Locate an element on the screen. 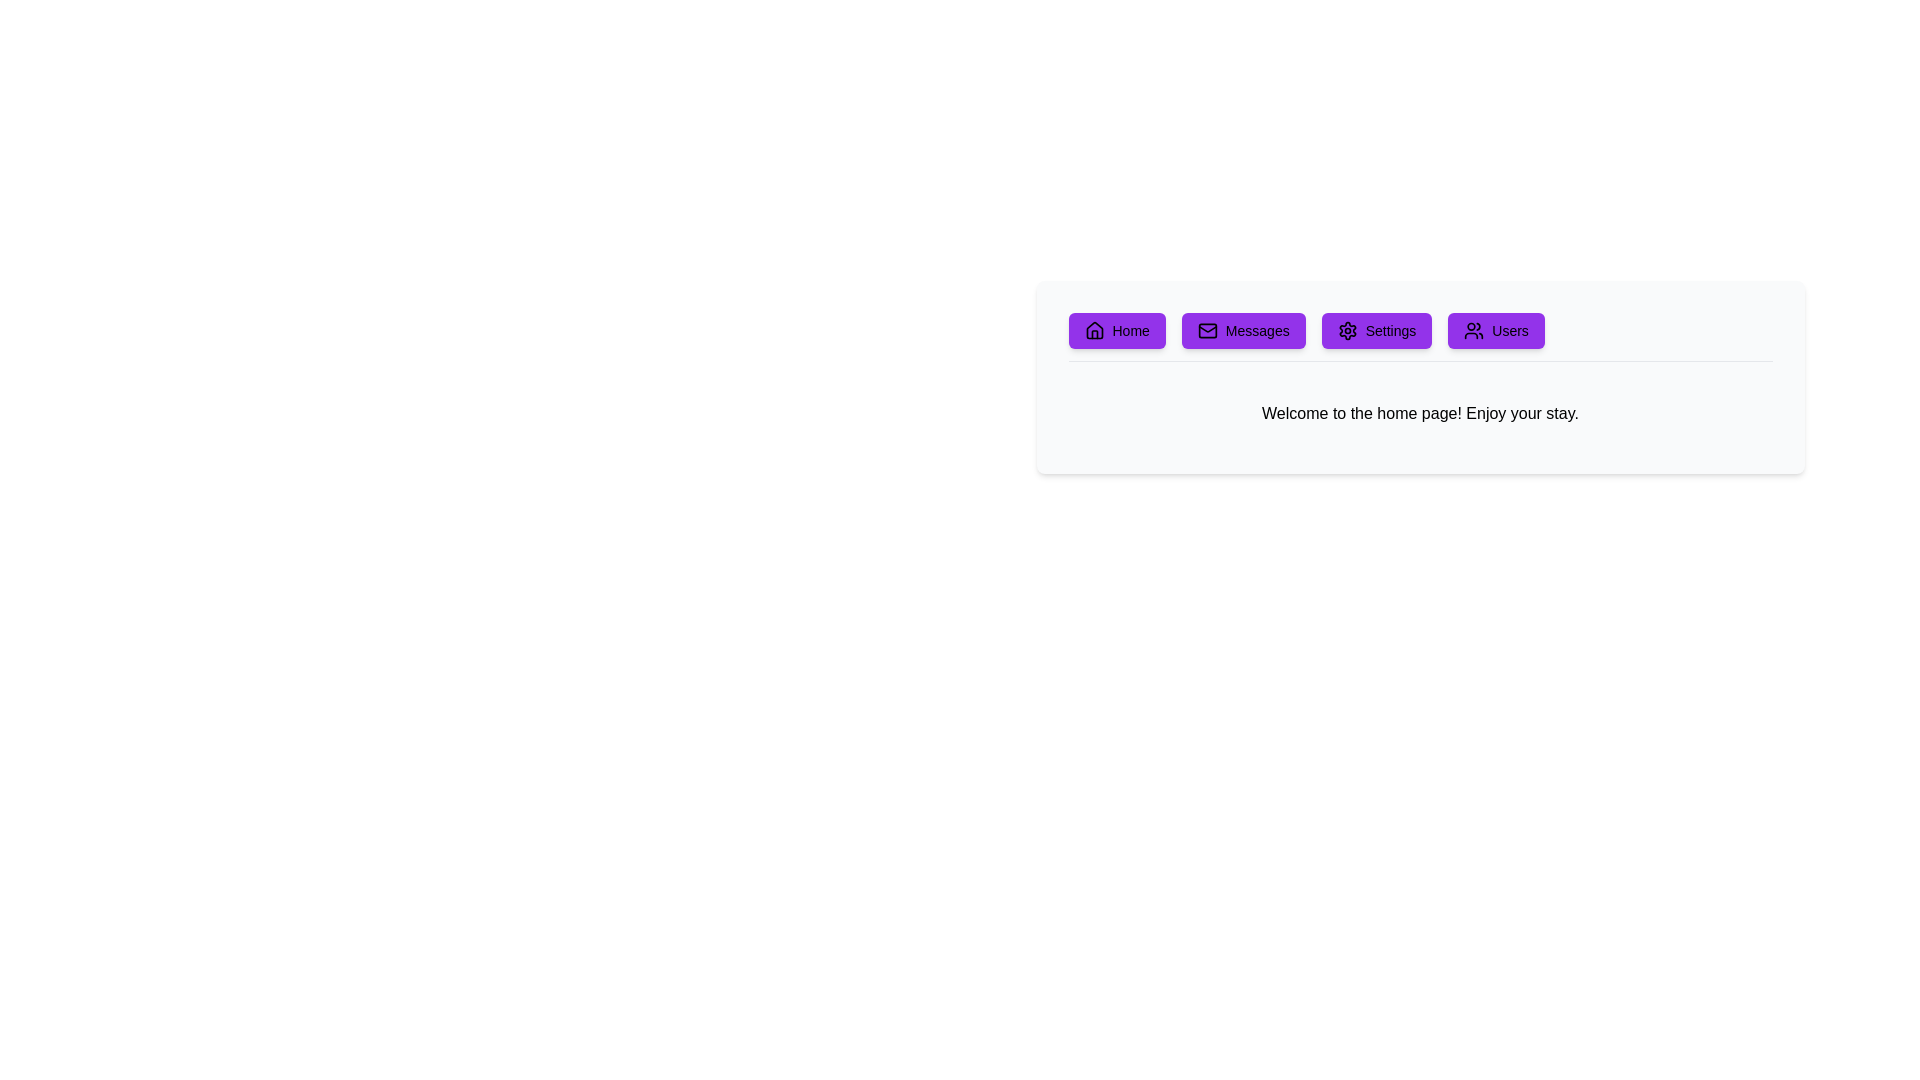 Image resolution: width=1920 pixels, height=1080 pixels. the 'Settings' icon located in the navigation bar is located at coordinates (1347, 330).